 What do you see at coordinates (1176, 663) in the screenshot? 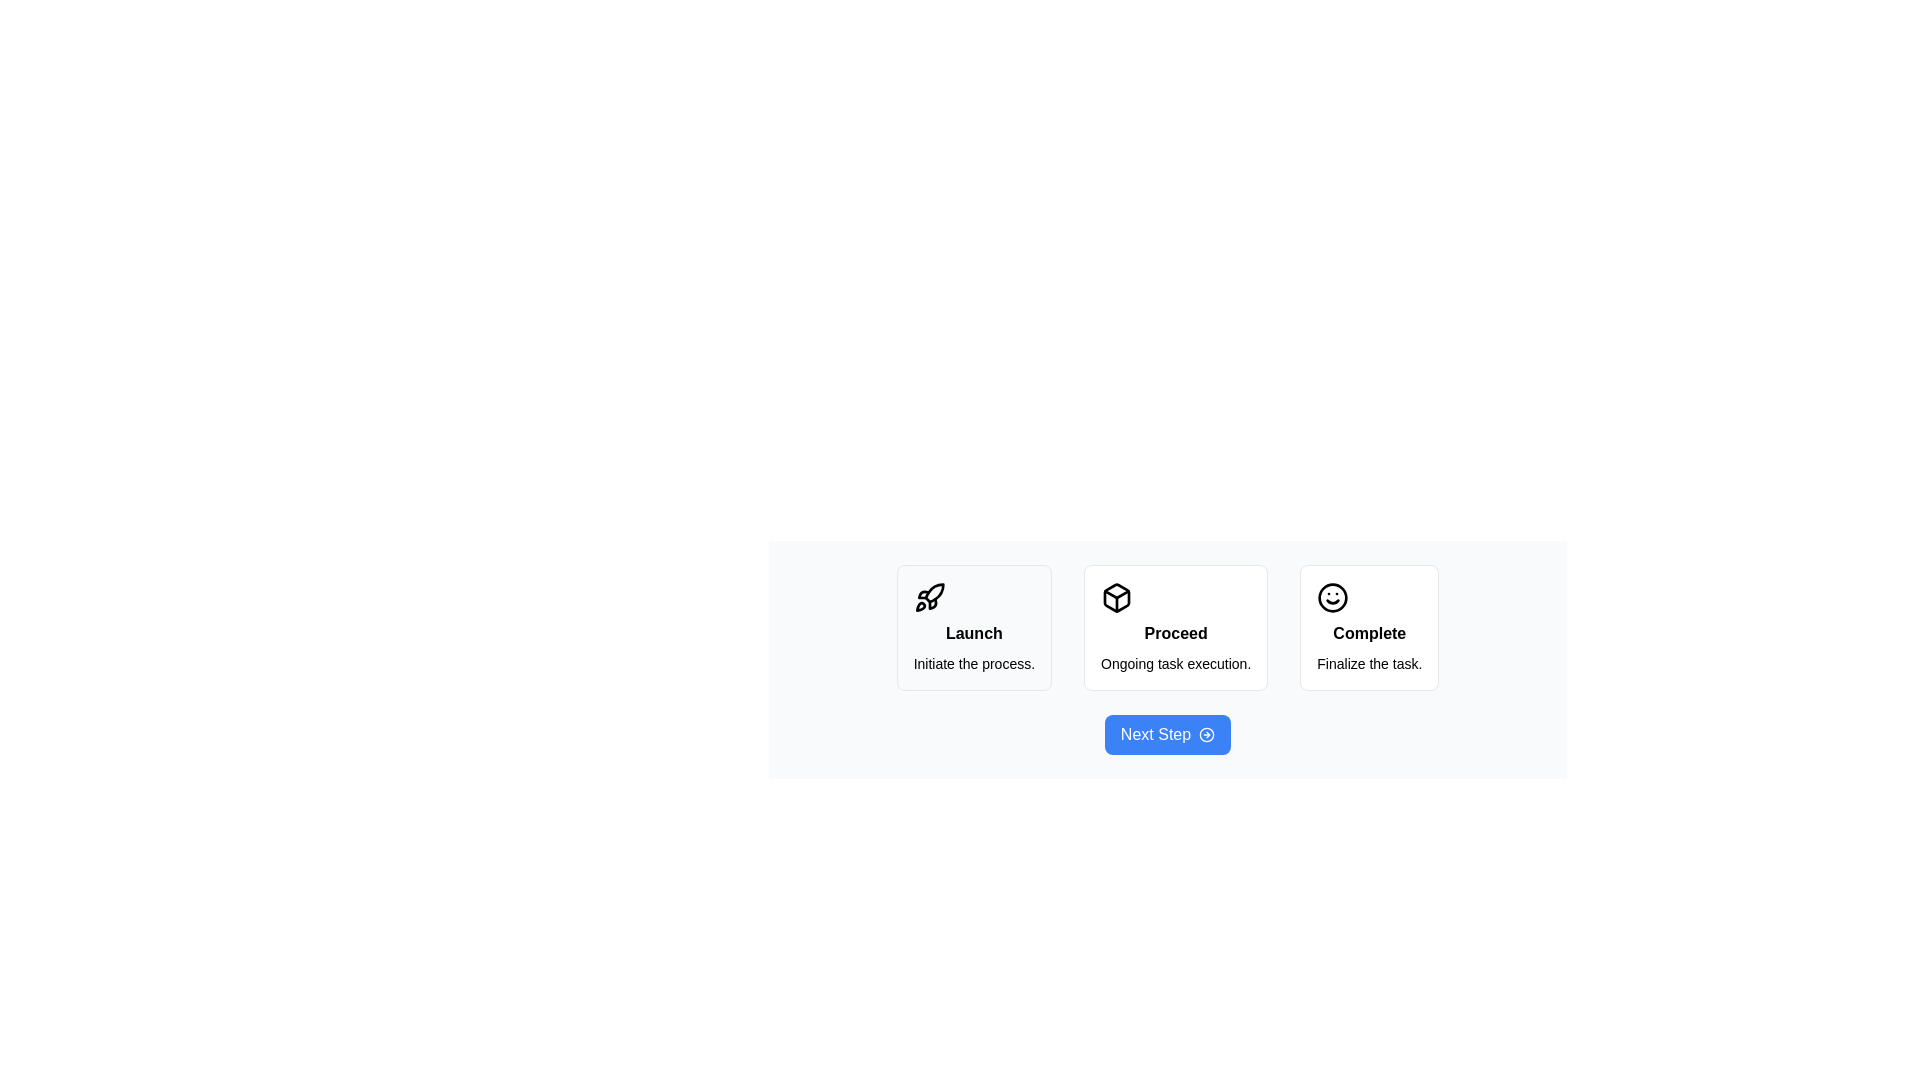
I see `the static text that says 'Ongoing task execution.' which is located in the second card below the bold title 'Proceed'` at bounding box center [1176, 663].